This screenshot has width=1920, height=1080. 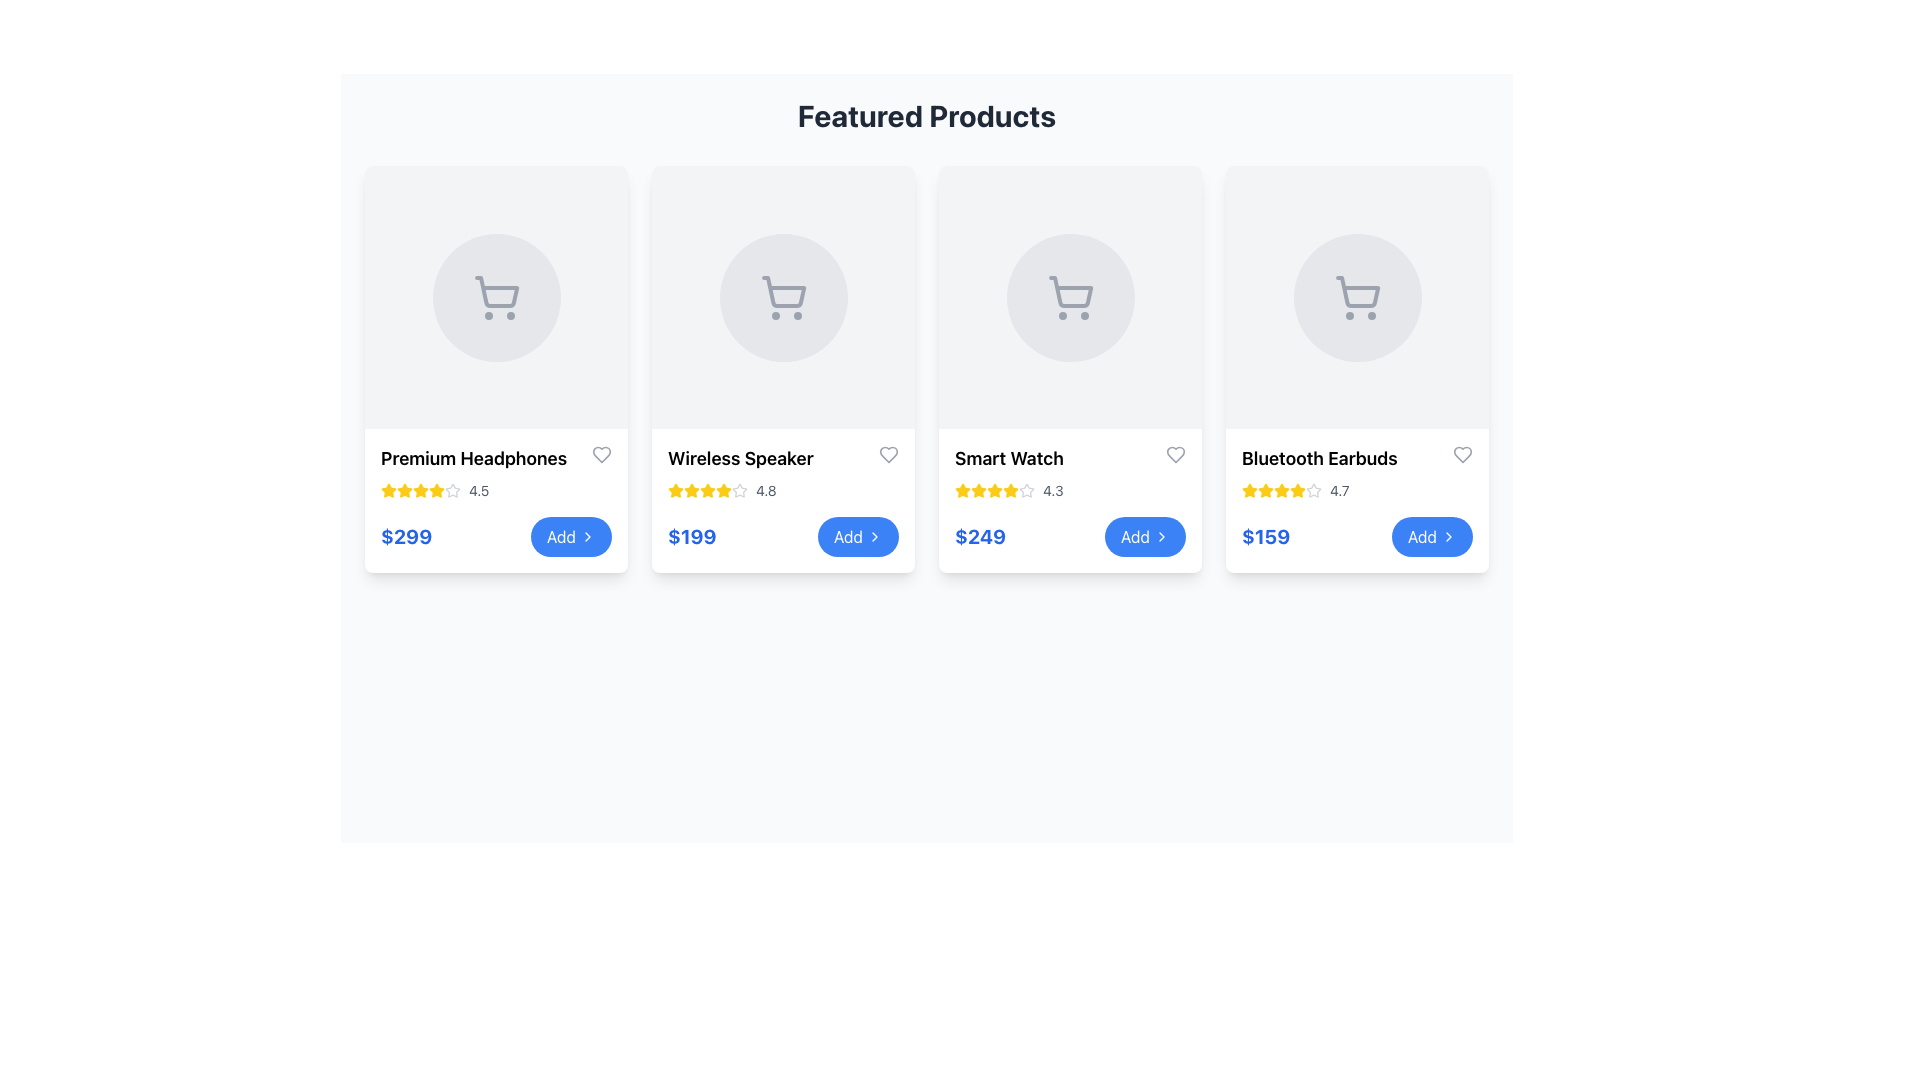 What do you see at coordinates (1069, 369) in the screenshot?
I see `the 'Smart Watch' Product Card located in the middle-right position of the row under 'Featured Products'` at bounding box center [1069, 369].